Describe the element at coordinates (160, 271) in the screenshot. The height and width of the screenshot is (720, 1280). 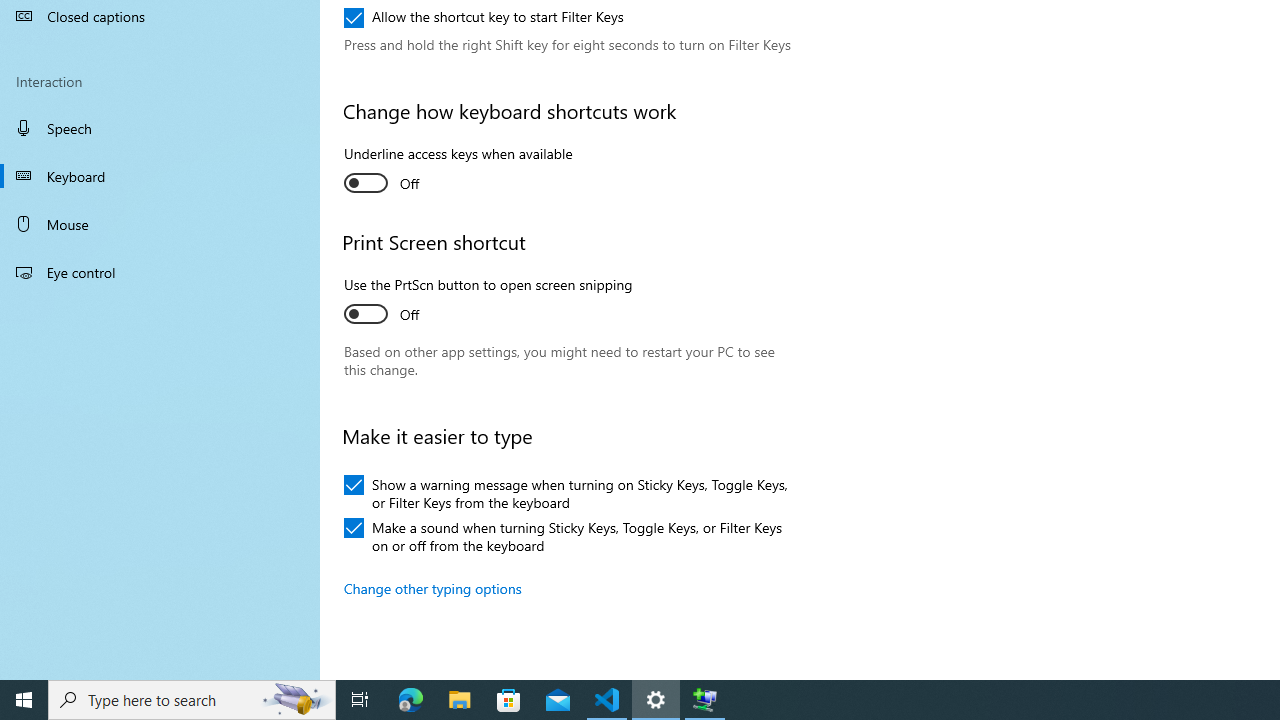
I see `'Eye control'` at that location.